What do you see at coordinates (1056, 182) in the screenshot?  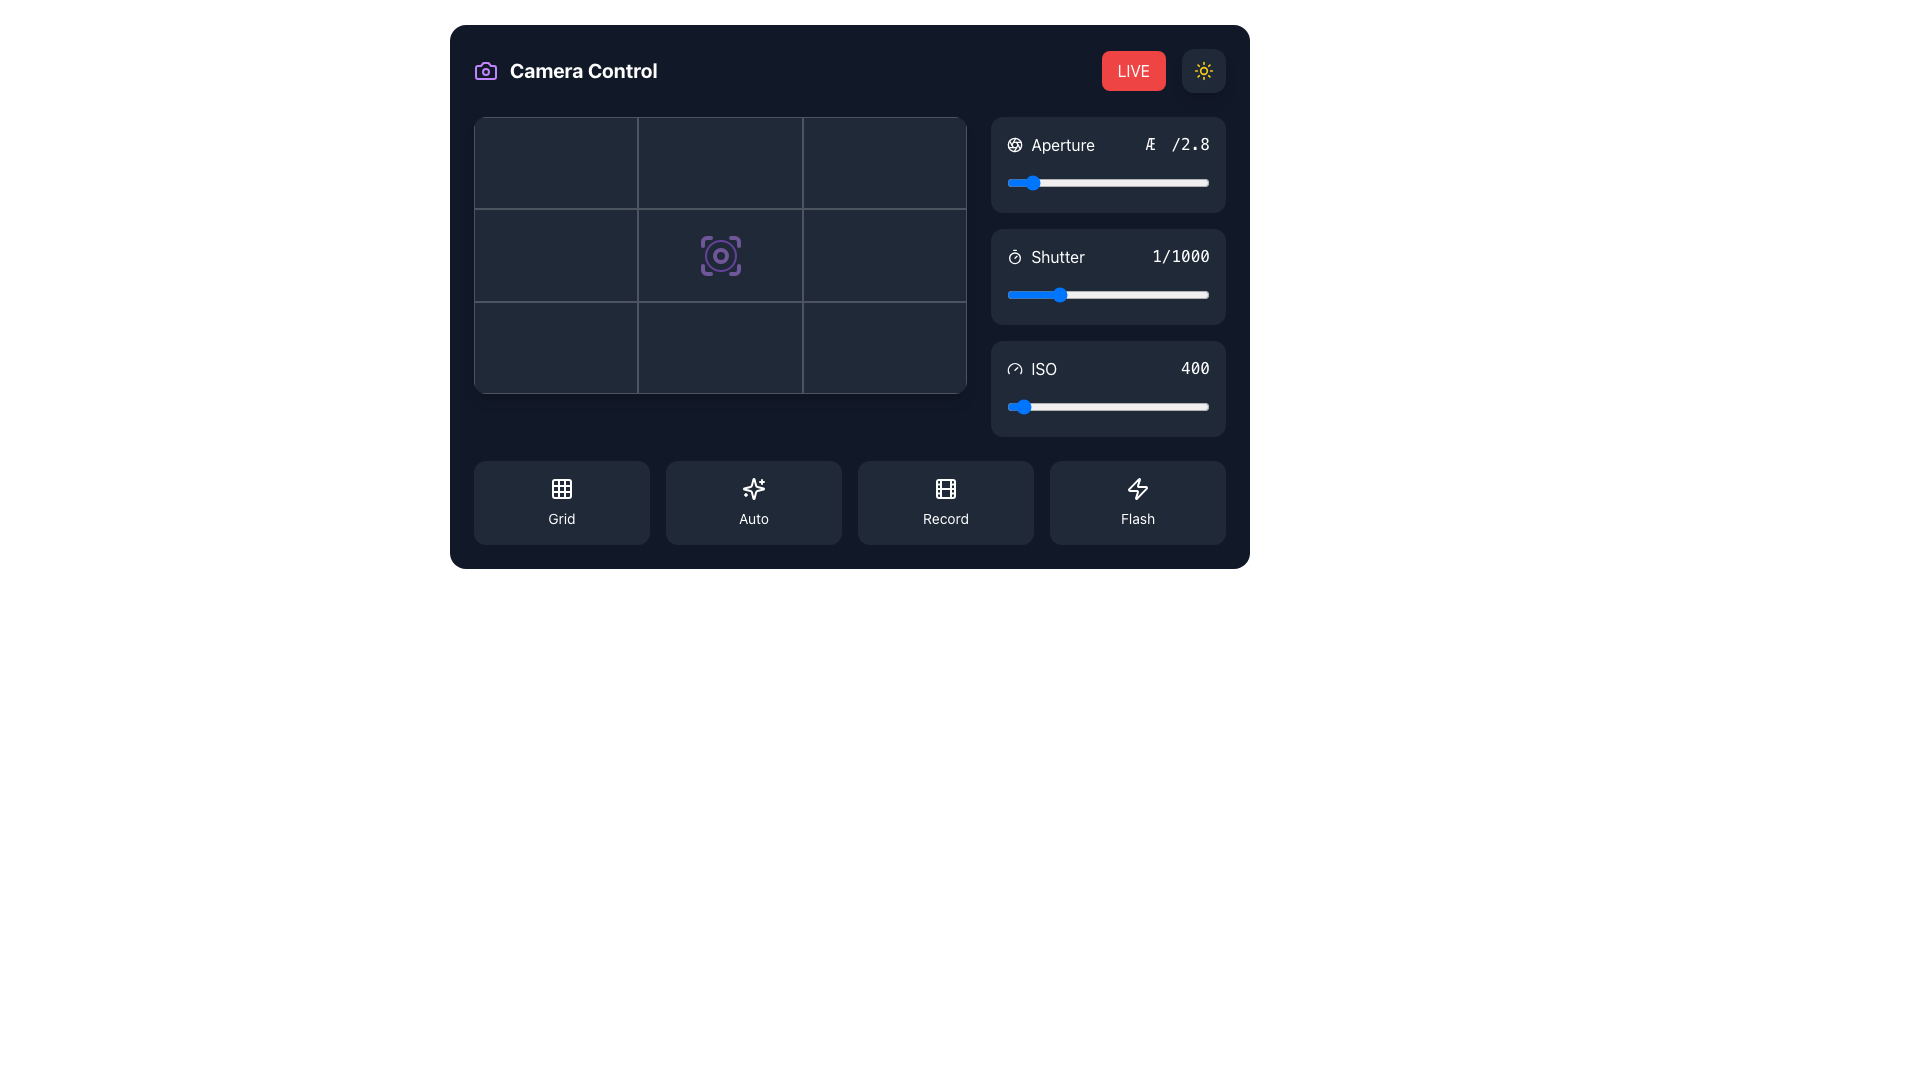 I see `the aperture` at bounding box center [1056, 182].